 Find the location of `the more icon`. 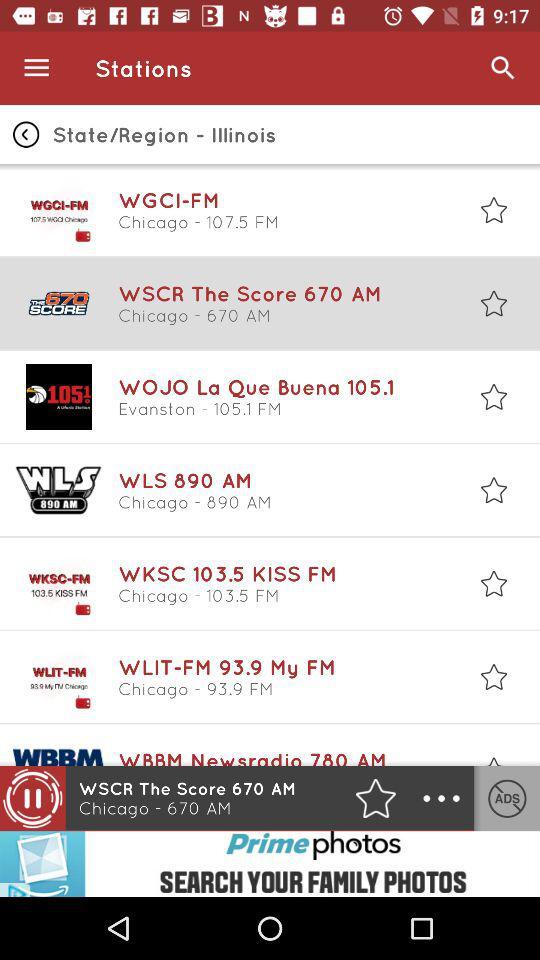

the more icon is located at coordinates (441, 798).